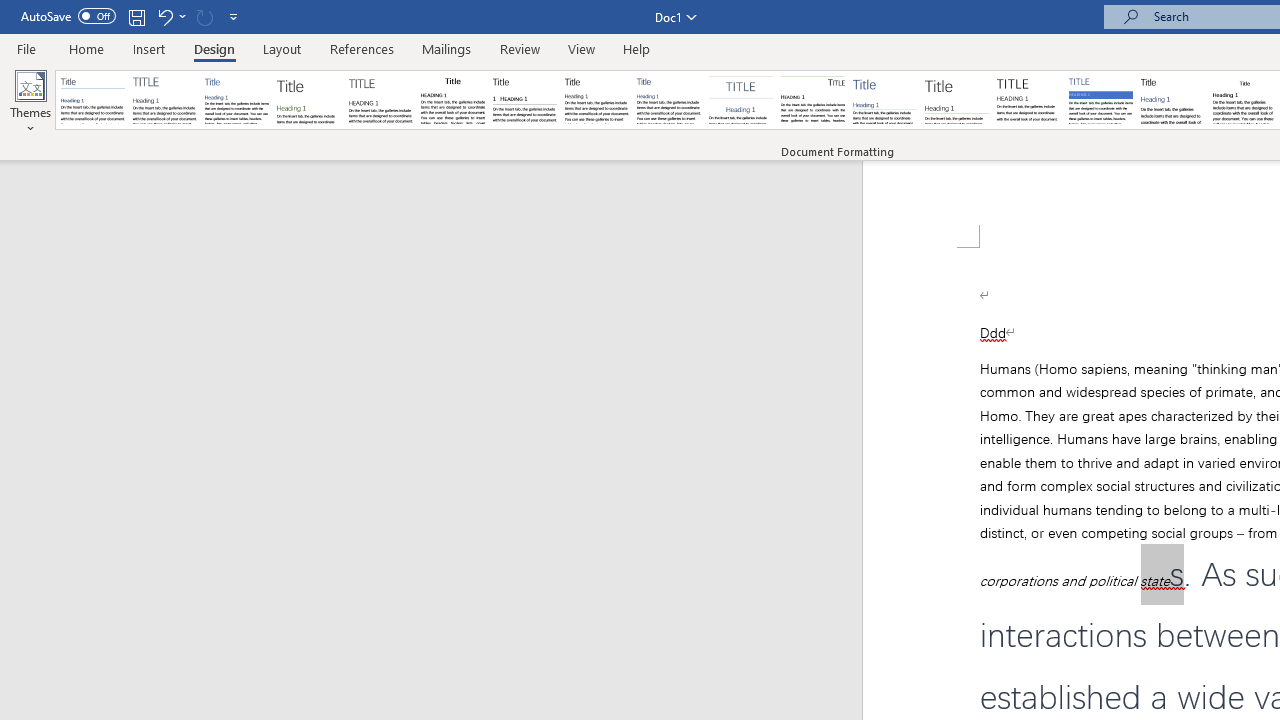 Image resolution: width=1280 pixels, height=720 pixels. What do you see at coordinates (170, 16) in the screenshot?
I see `'Undo Apply Quick Style Set'` at bounding box center [170, 16].